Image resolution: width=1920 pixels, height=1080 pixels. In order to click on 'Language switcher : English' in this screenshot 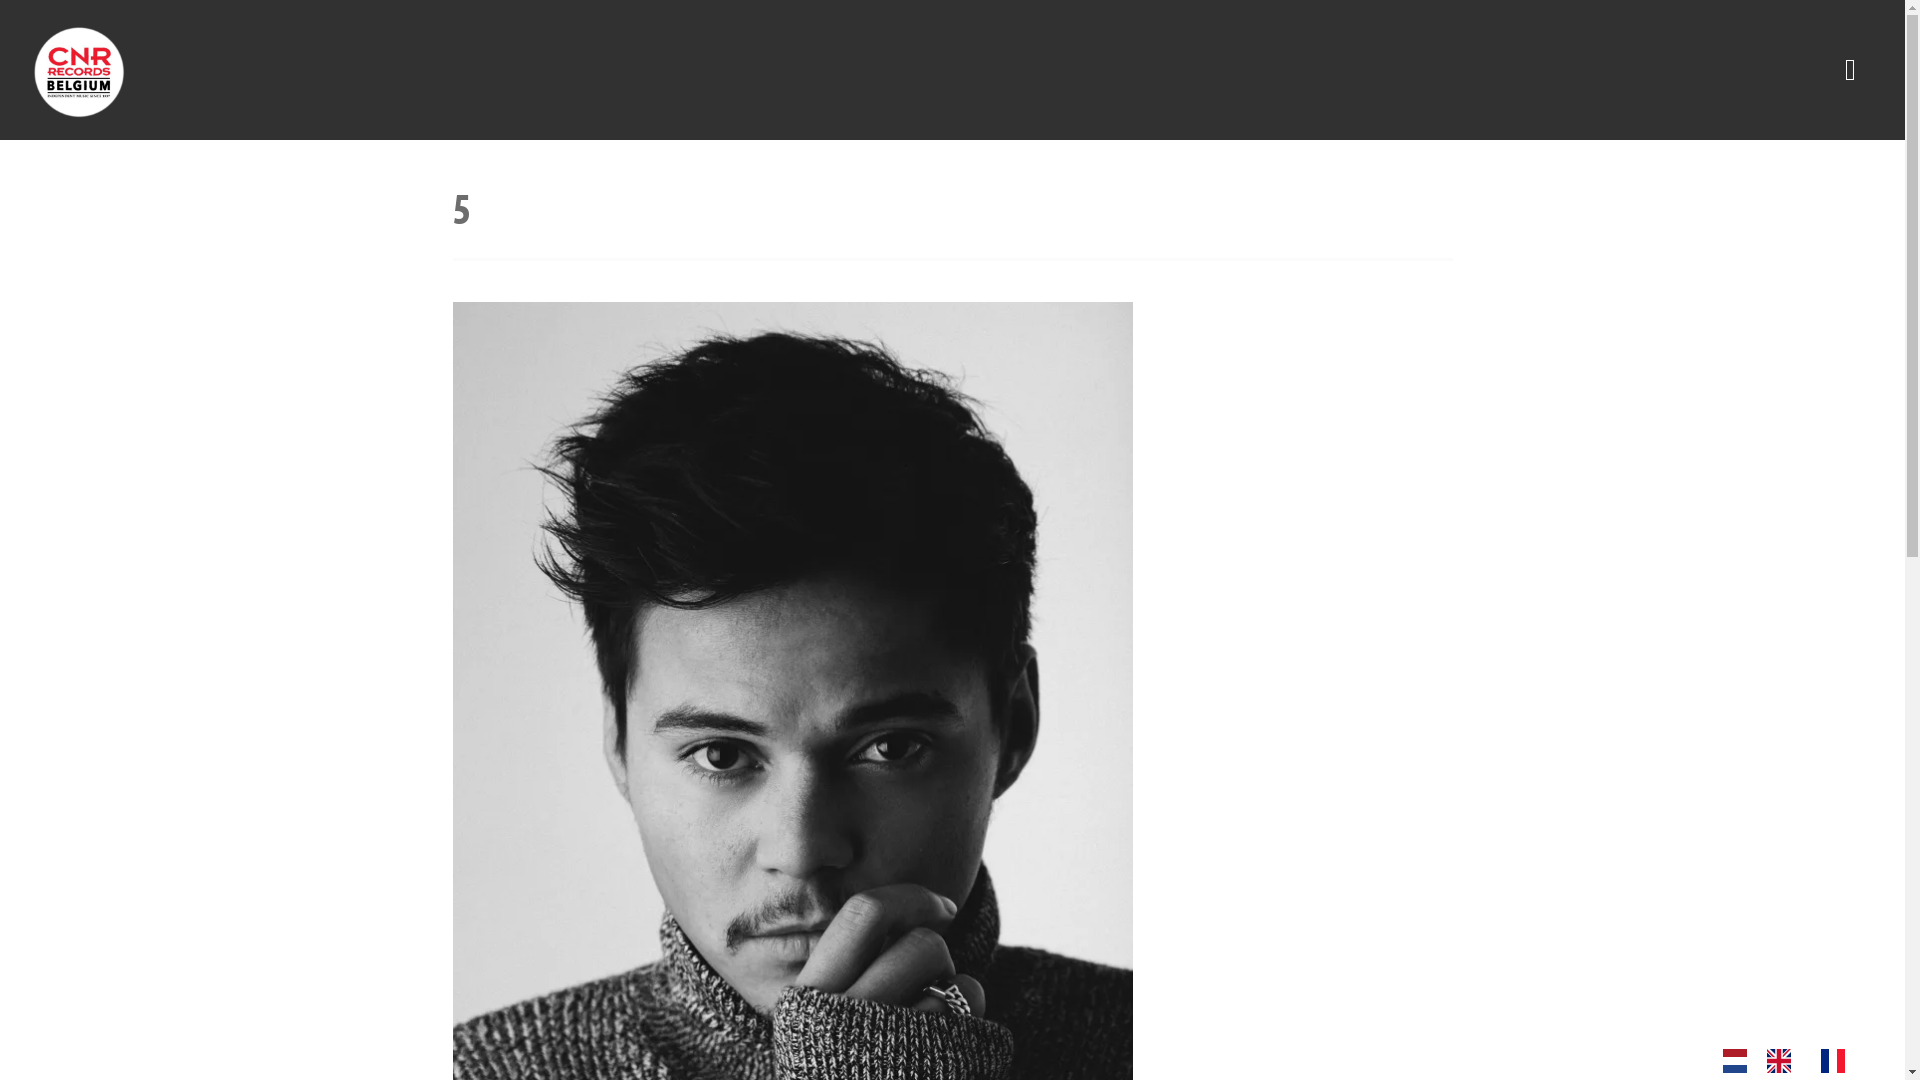, I will do `click(1755, 1058)`.